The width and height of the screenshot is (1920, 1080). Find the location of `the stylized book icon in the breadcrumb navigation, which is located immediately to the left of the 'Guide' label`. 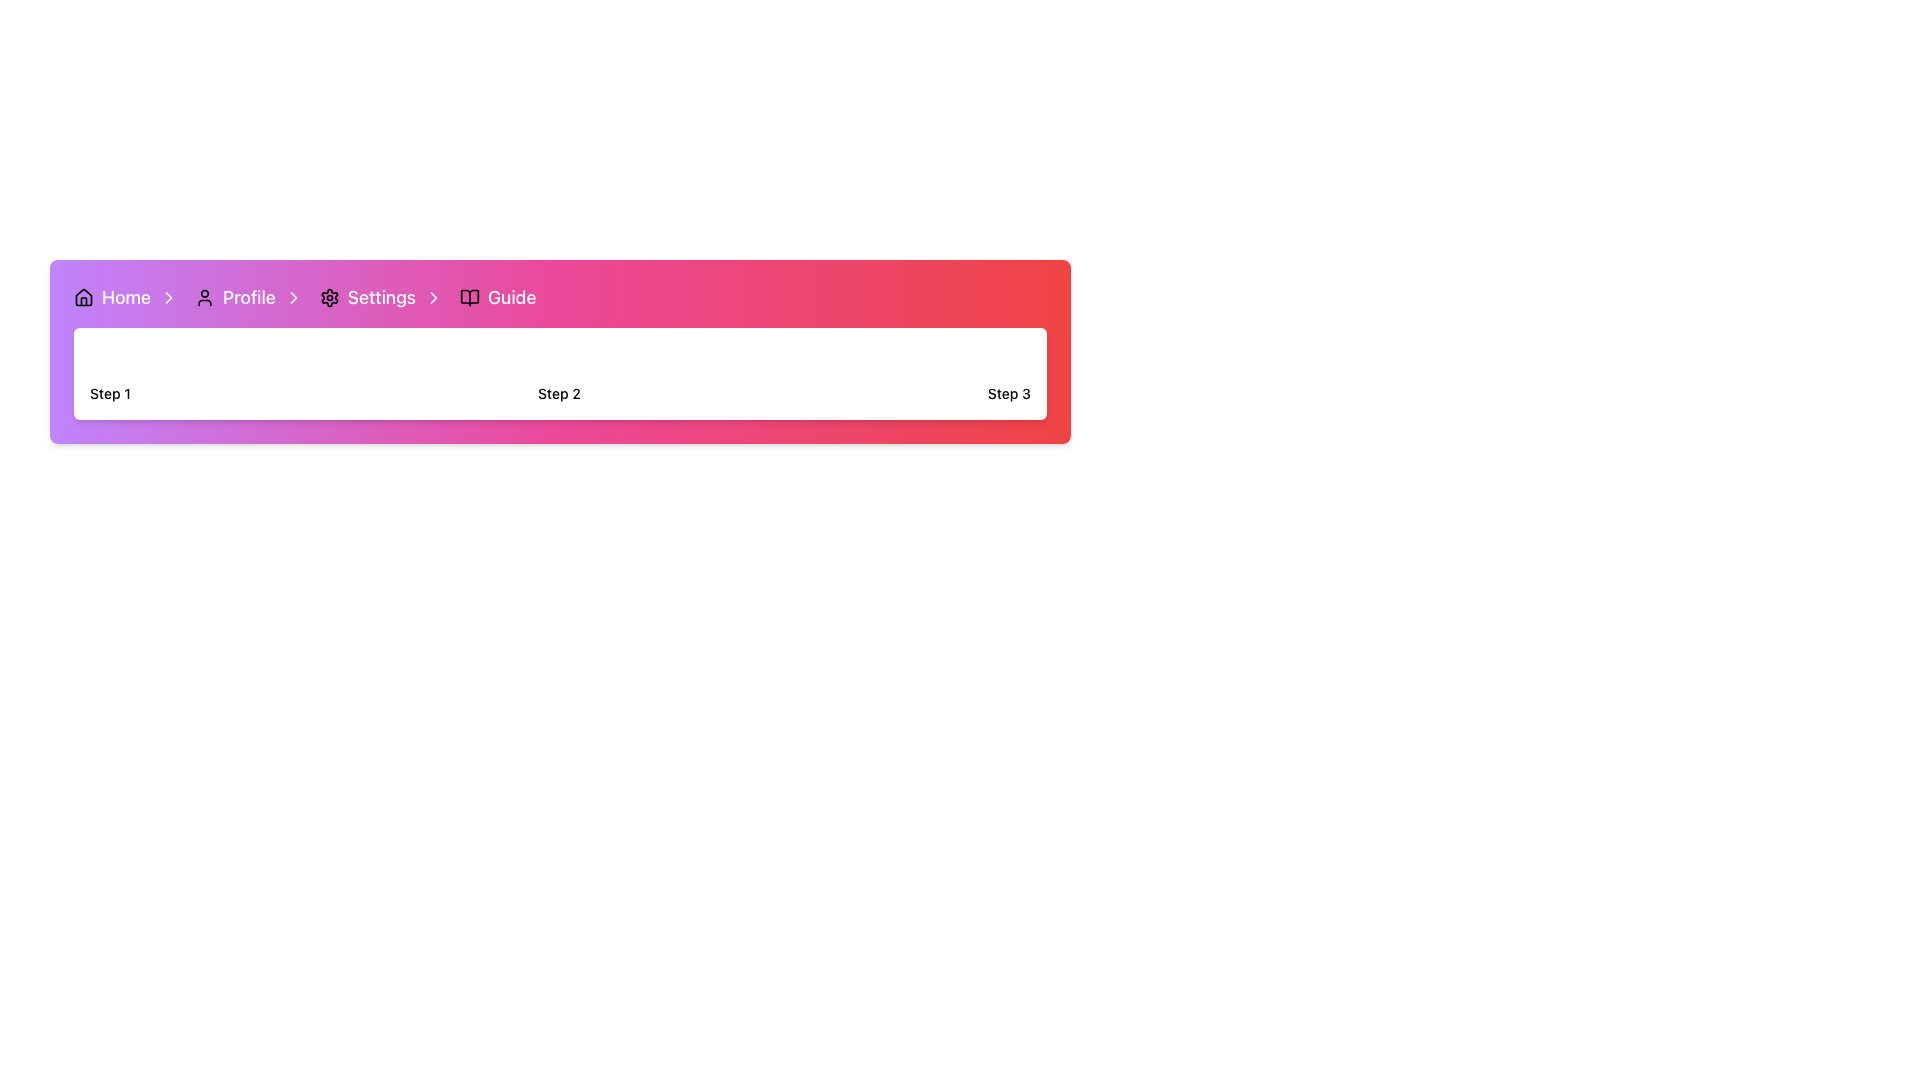

the stylized book icon in the breadcrumb navigation, which is located immediately to the left of the 'Guide' label is located at coordinates (469, 297).